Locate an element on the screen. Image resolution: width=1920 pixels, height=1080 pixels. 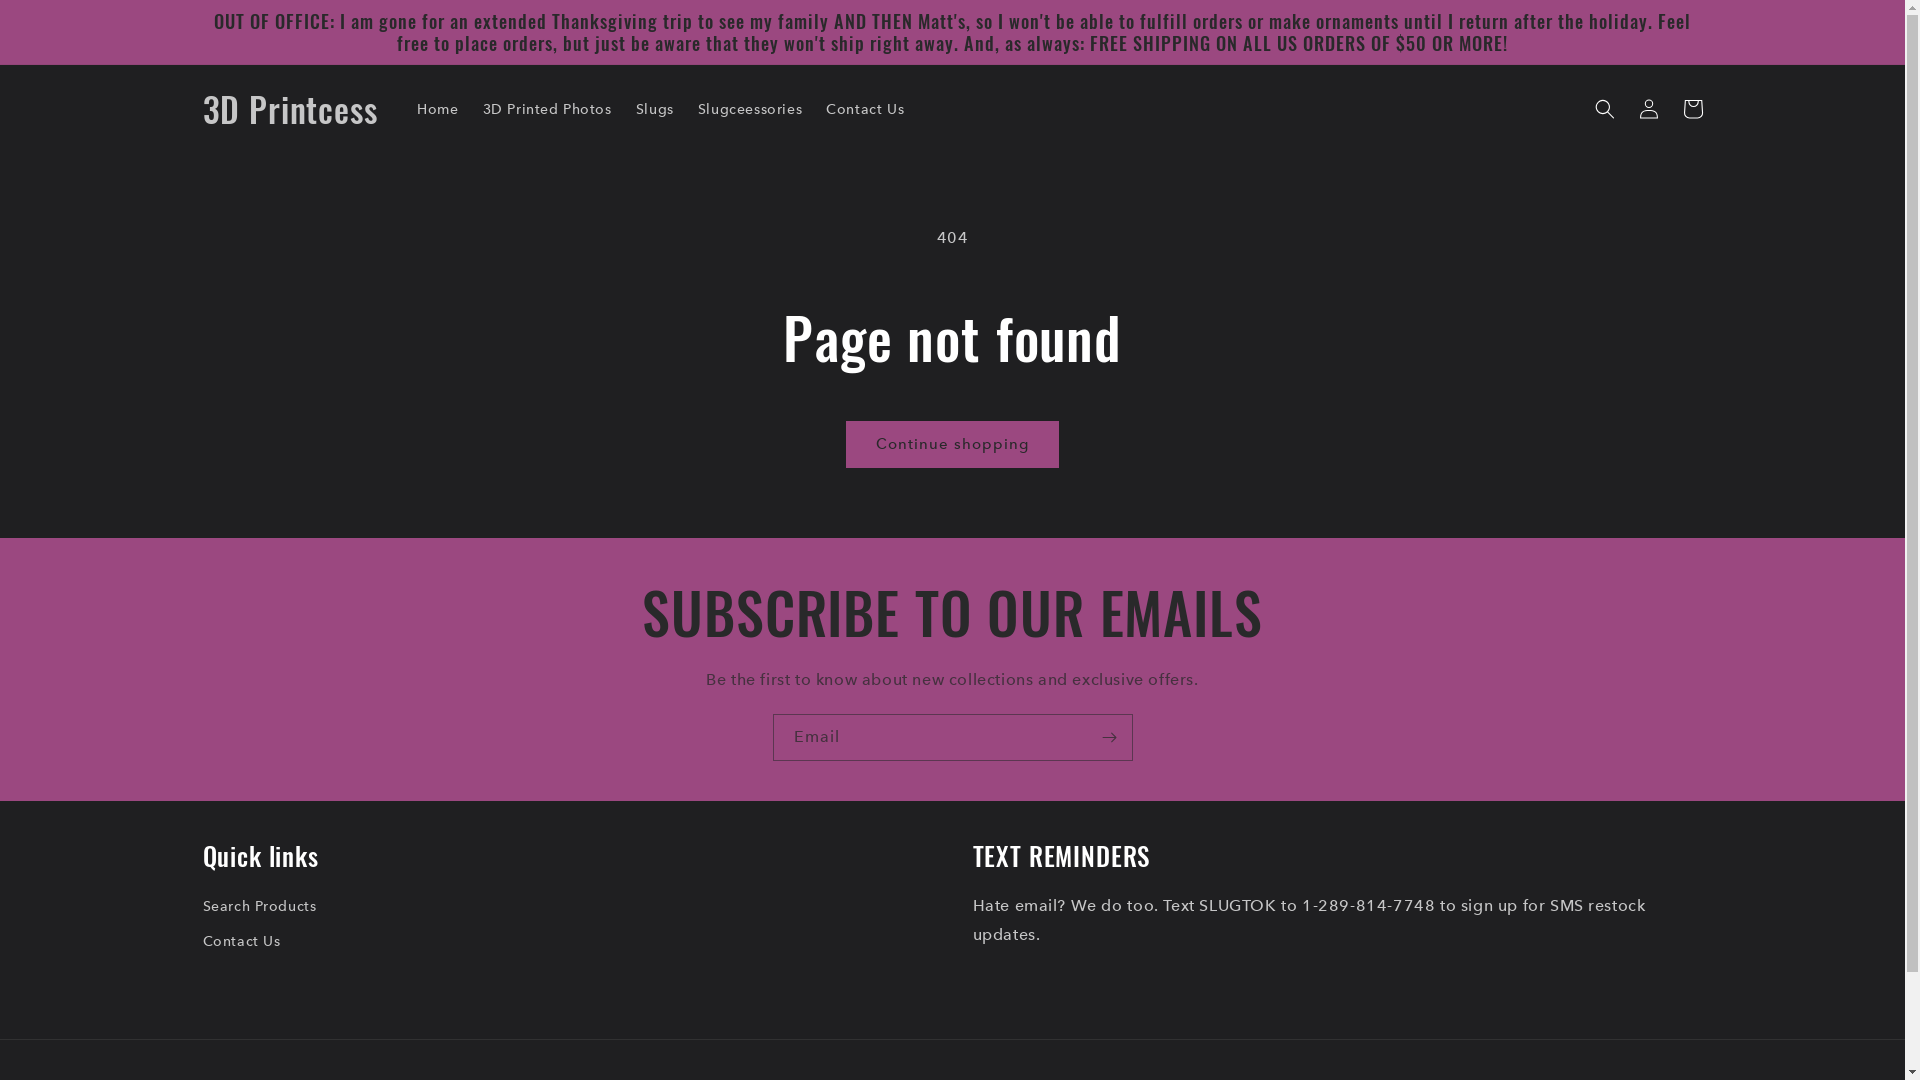
'Contact Us' is located at coordinates (240, 941).